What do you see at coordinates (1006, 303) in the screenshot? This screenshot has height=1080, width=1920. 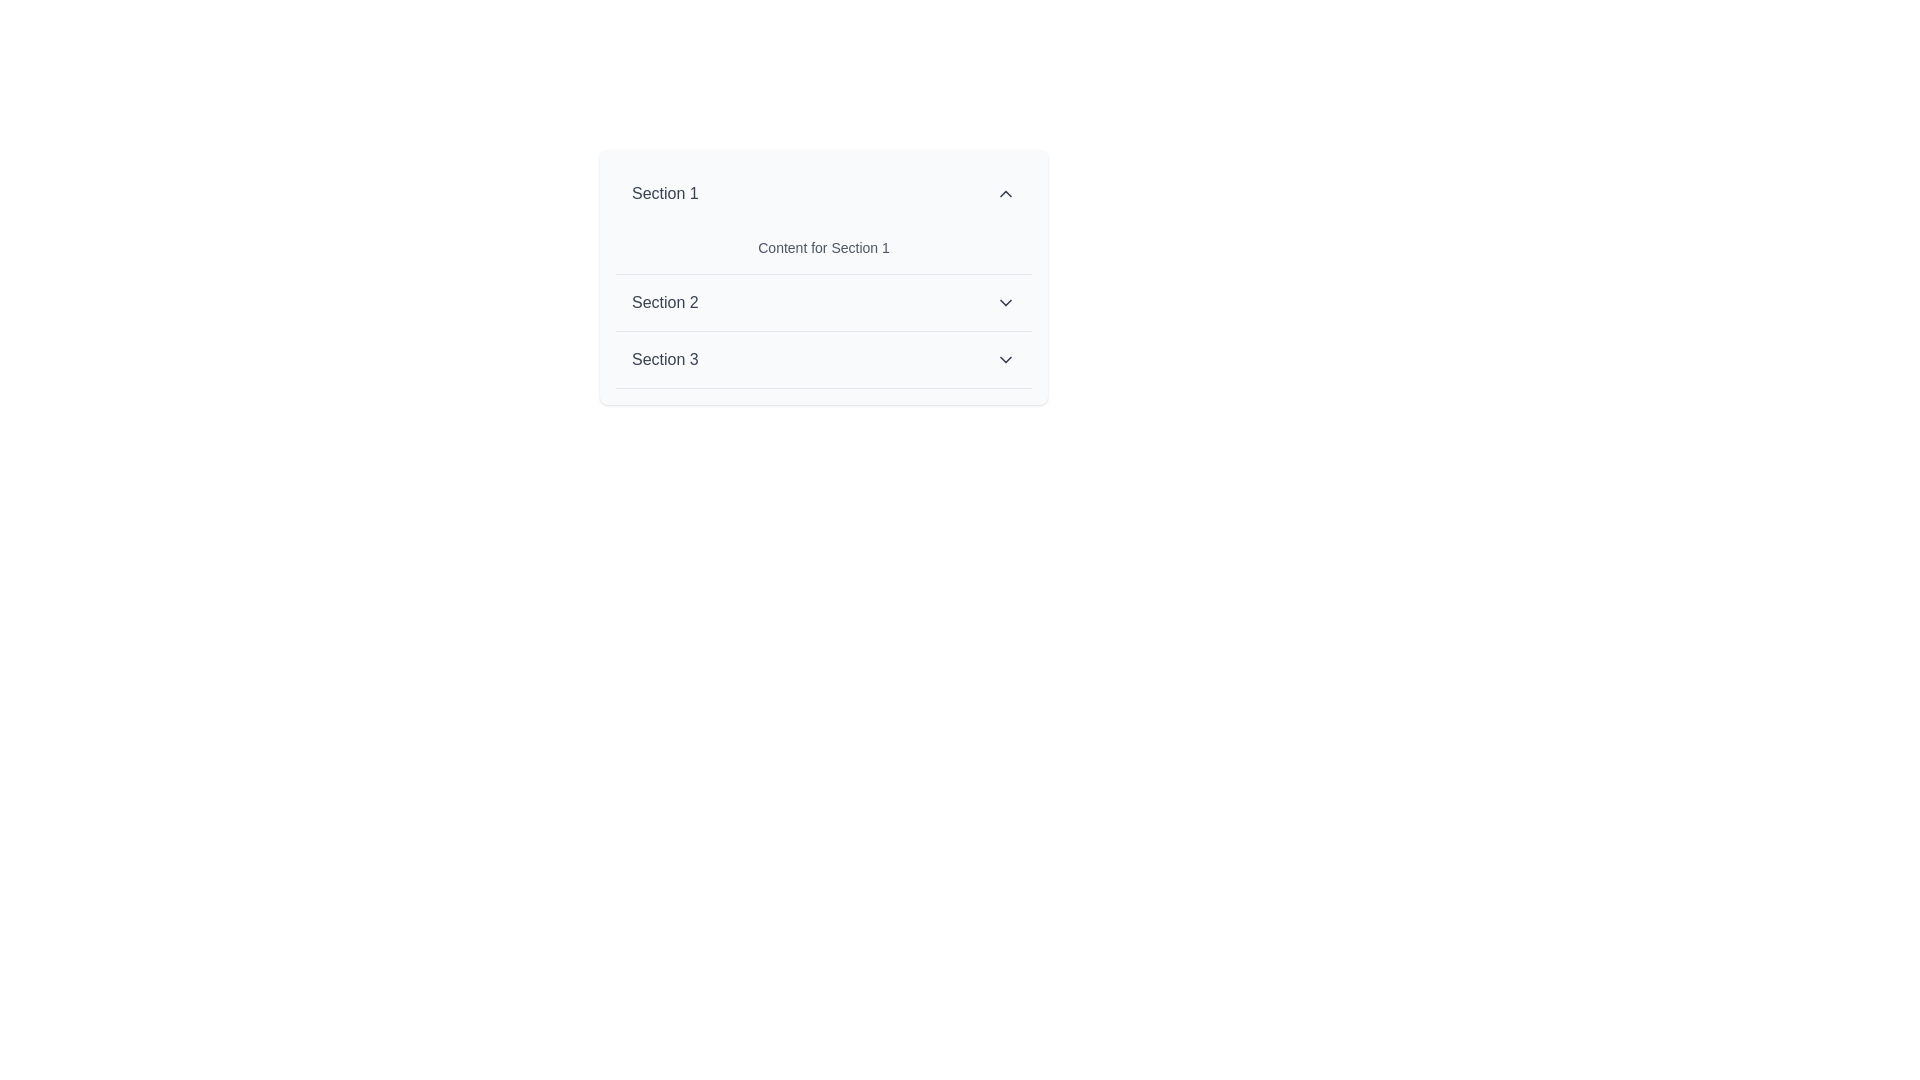 I see `the downward-facing chevron icon to the right of the 'Section 2' text` at bounding box center [1006, 303].